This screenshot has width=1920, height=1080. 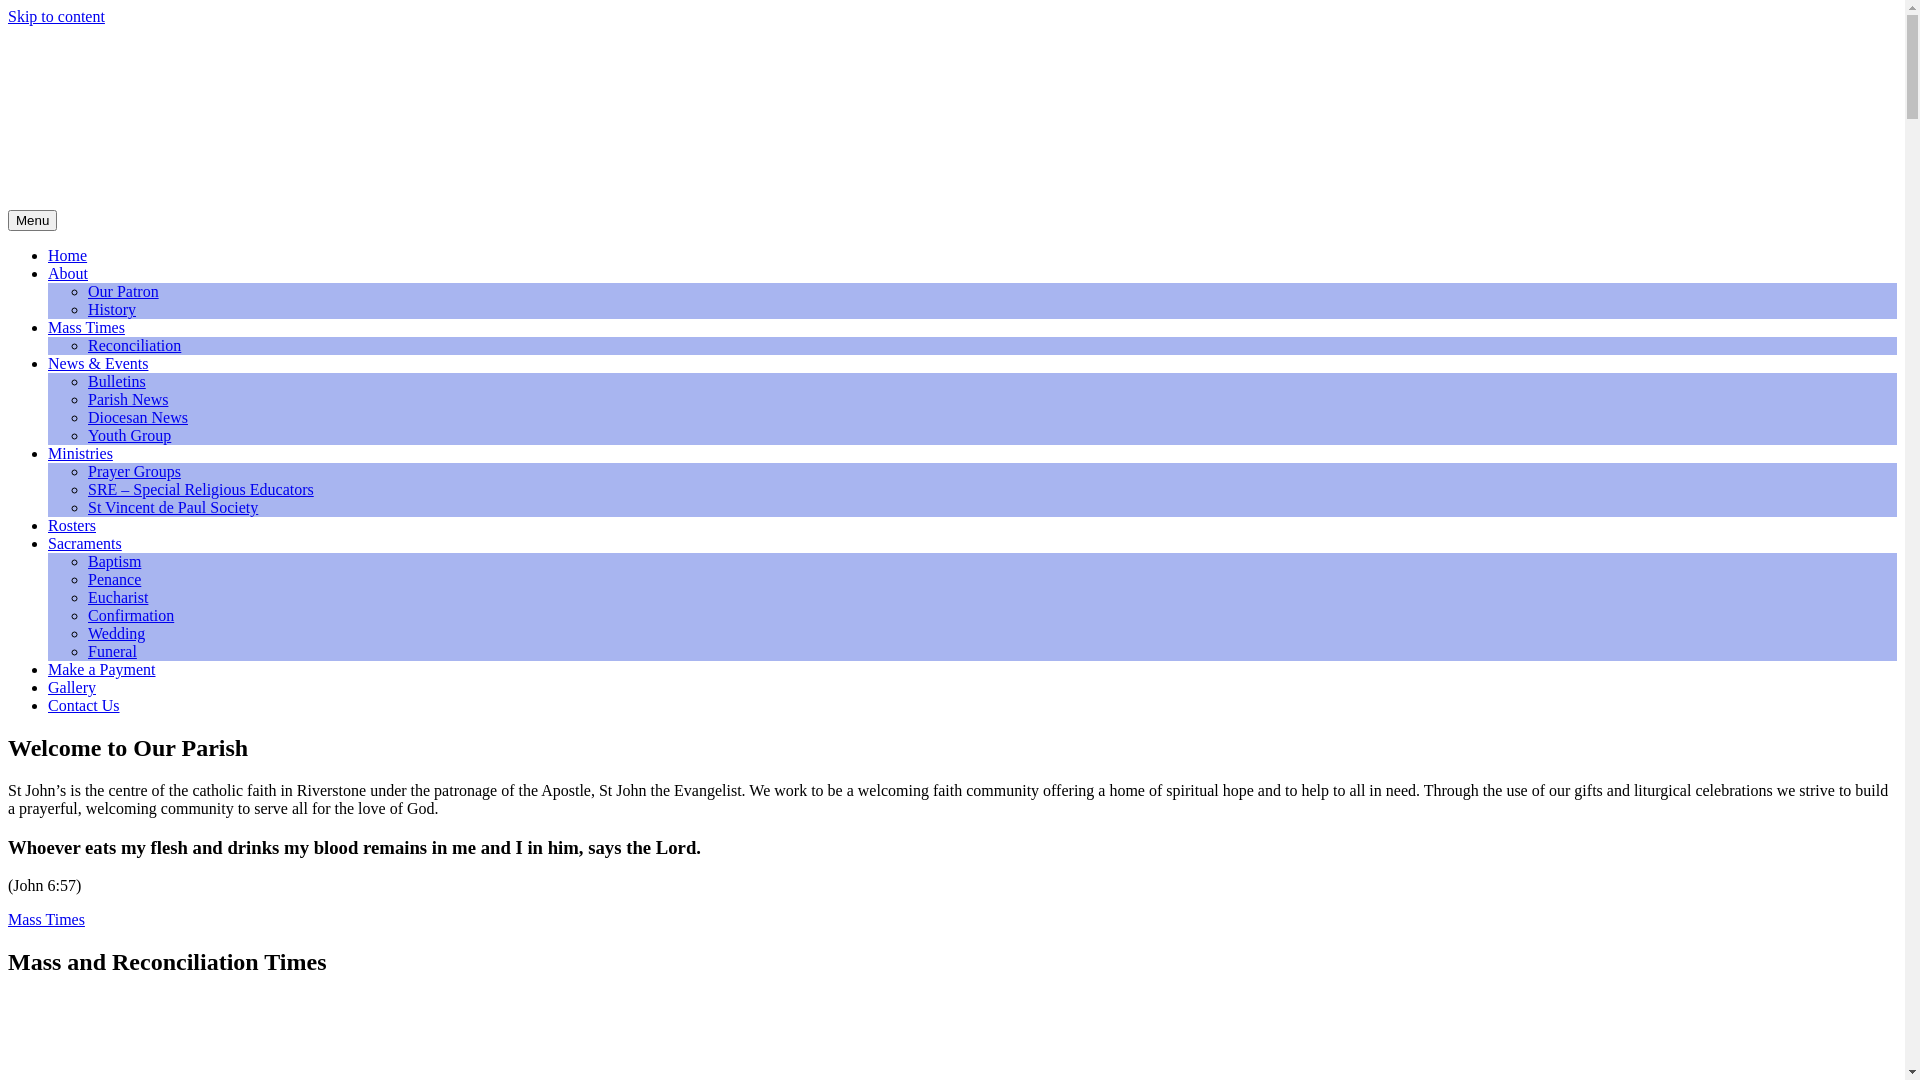 I want to click on 'Contact Us', so click(x=82, y=704).